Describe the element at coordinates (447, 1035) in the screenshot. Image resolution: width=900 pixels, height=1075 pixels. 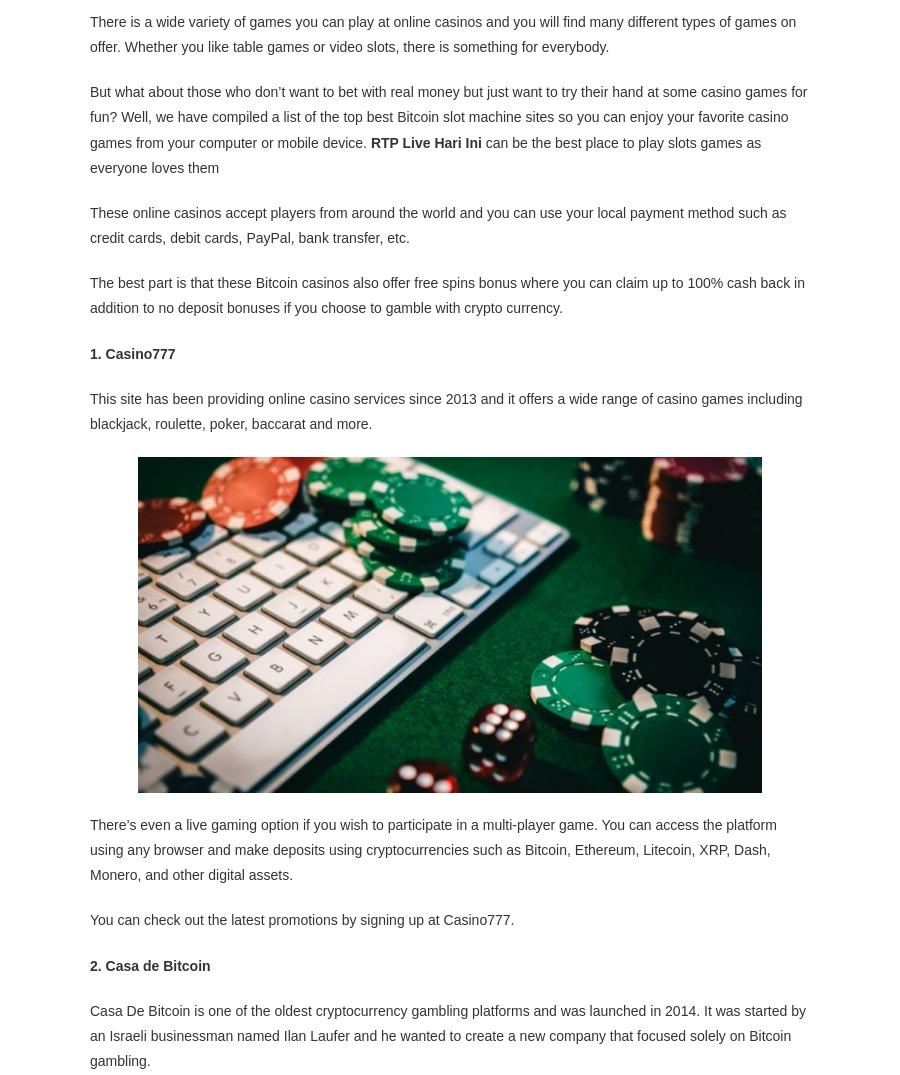
I see `'Casa De Bitcoin is one of the oldest cryptocurrency gambling platforms and was launched in 2014. It was started by an Israeli businessman named Ilan Laufer and he wanted to create a new company that focused solely on Bitcoin gambling.'` at that location.